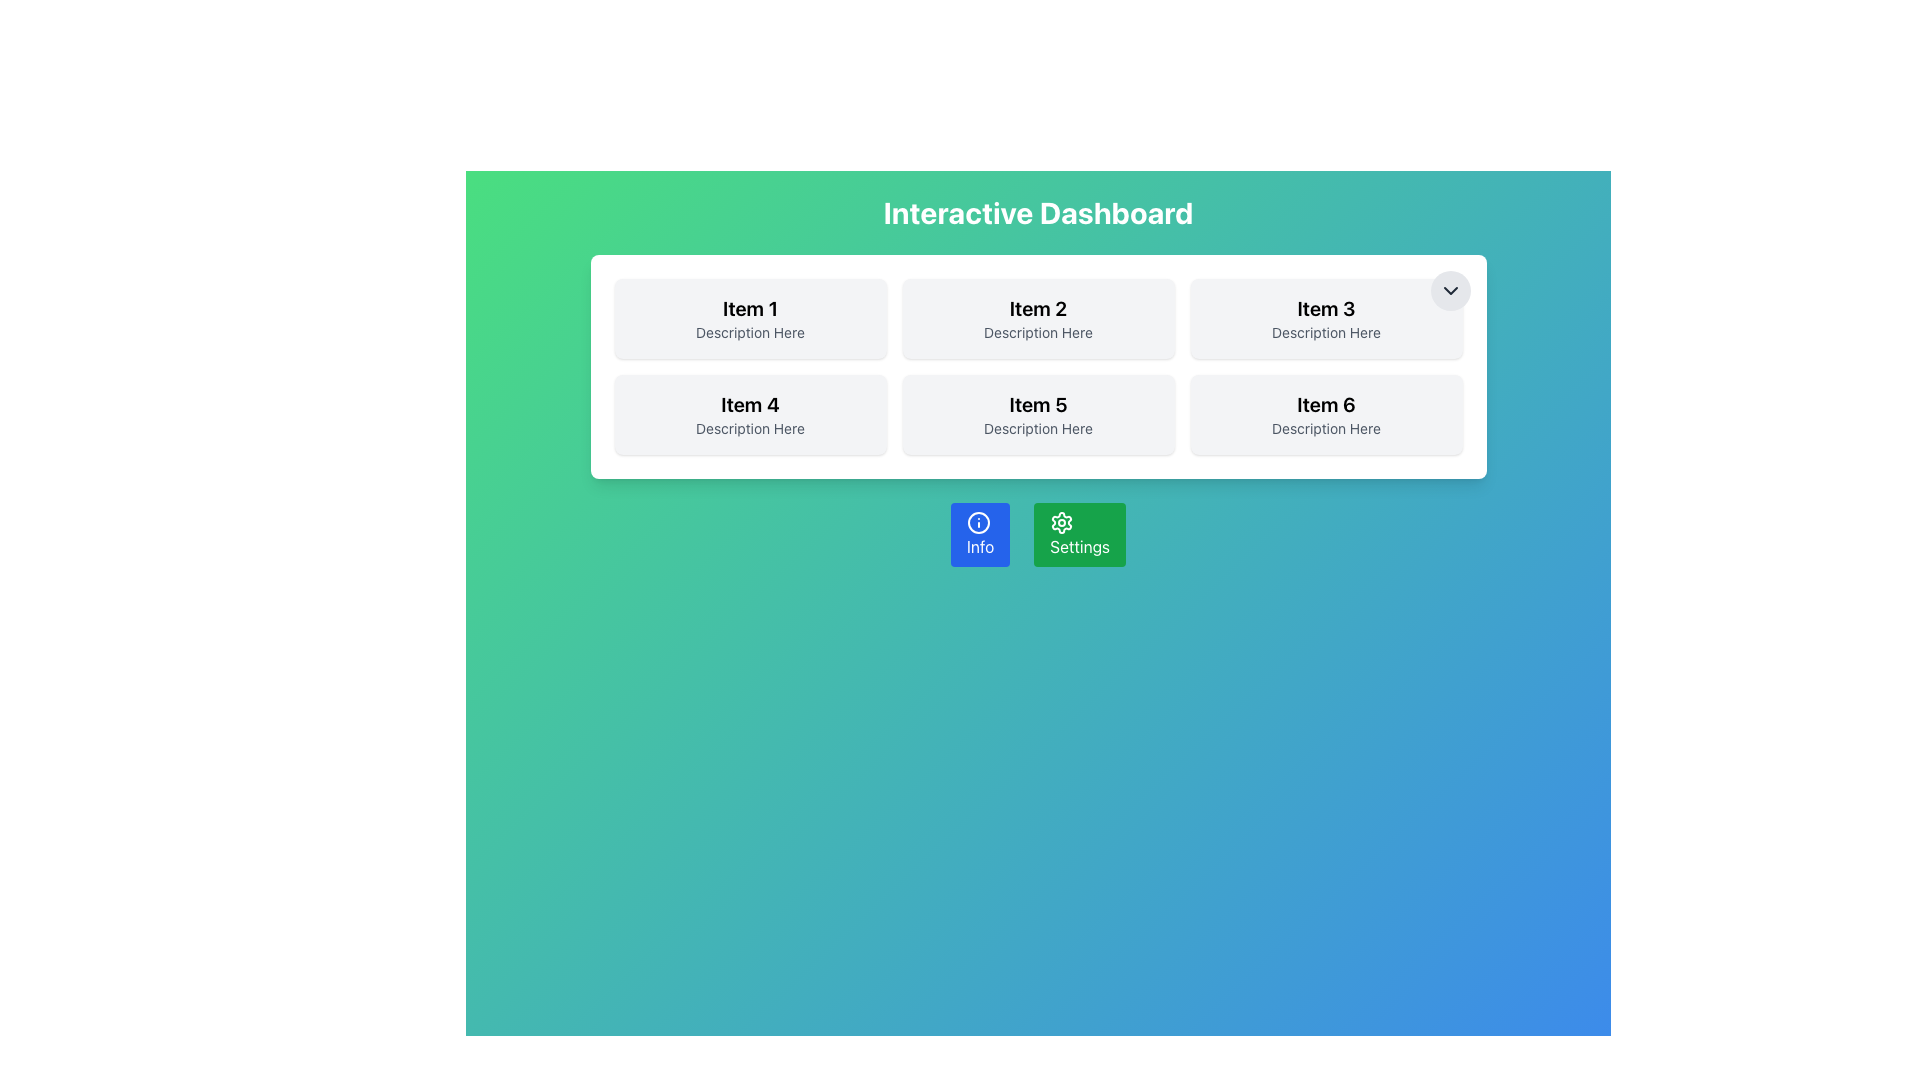 This screenshot has height=1080, width=1920. Describe the element at coordinates (1038, 405) in the screenshot. I see `the title label indicating 'Item 5', which is located in the second row and second column of the grid` at that location.